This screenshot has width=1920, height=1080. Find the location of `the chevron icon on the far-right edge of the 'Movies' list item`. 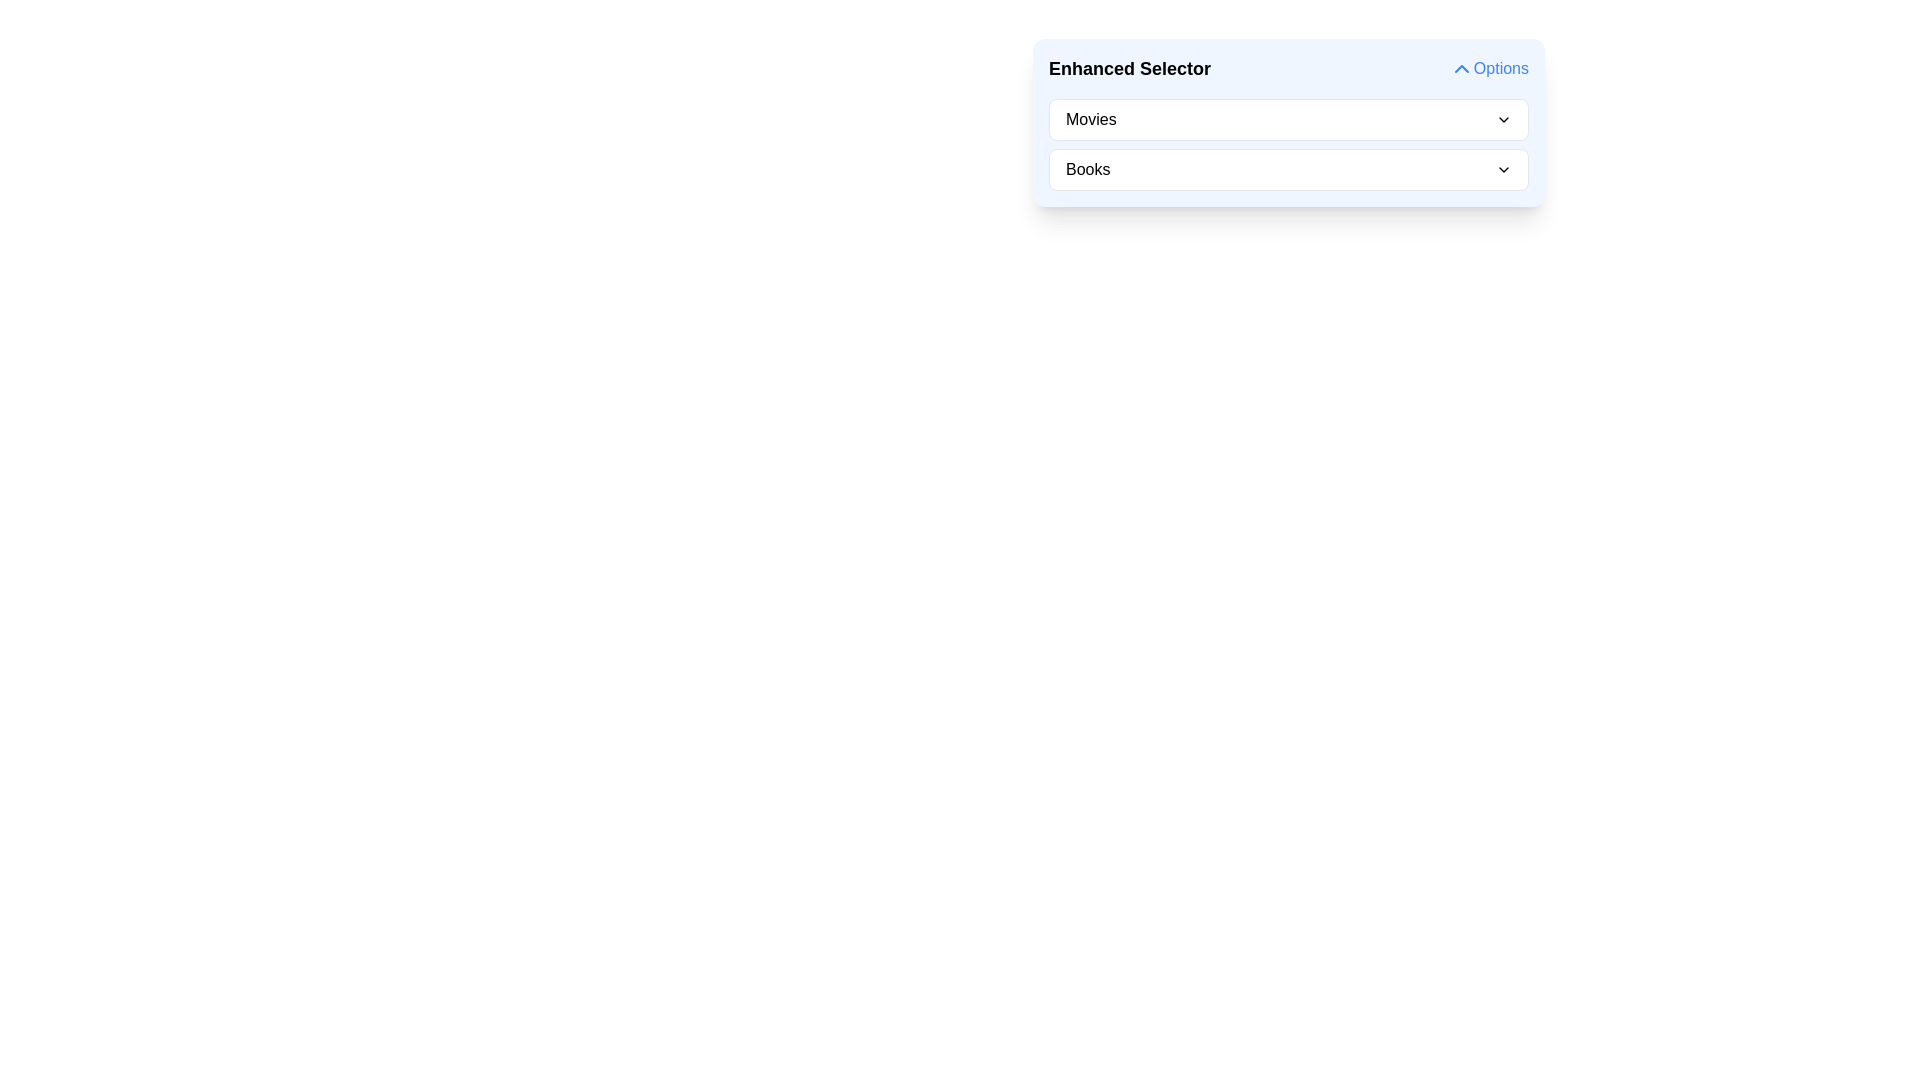

the chevron icon on the far-right edge of the 'Movies' list item is located at coordinates (1503, 119).